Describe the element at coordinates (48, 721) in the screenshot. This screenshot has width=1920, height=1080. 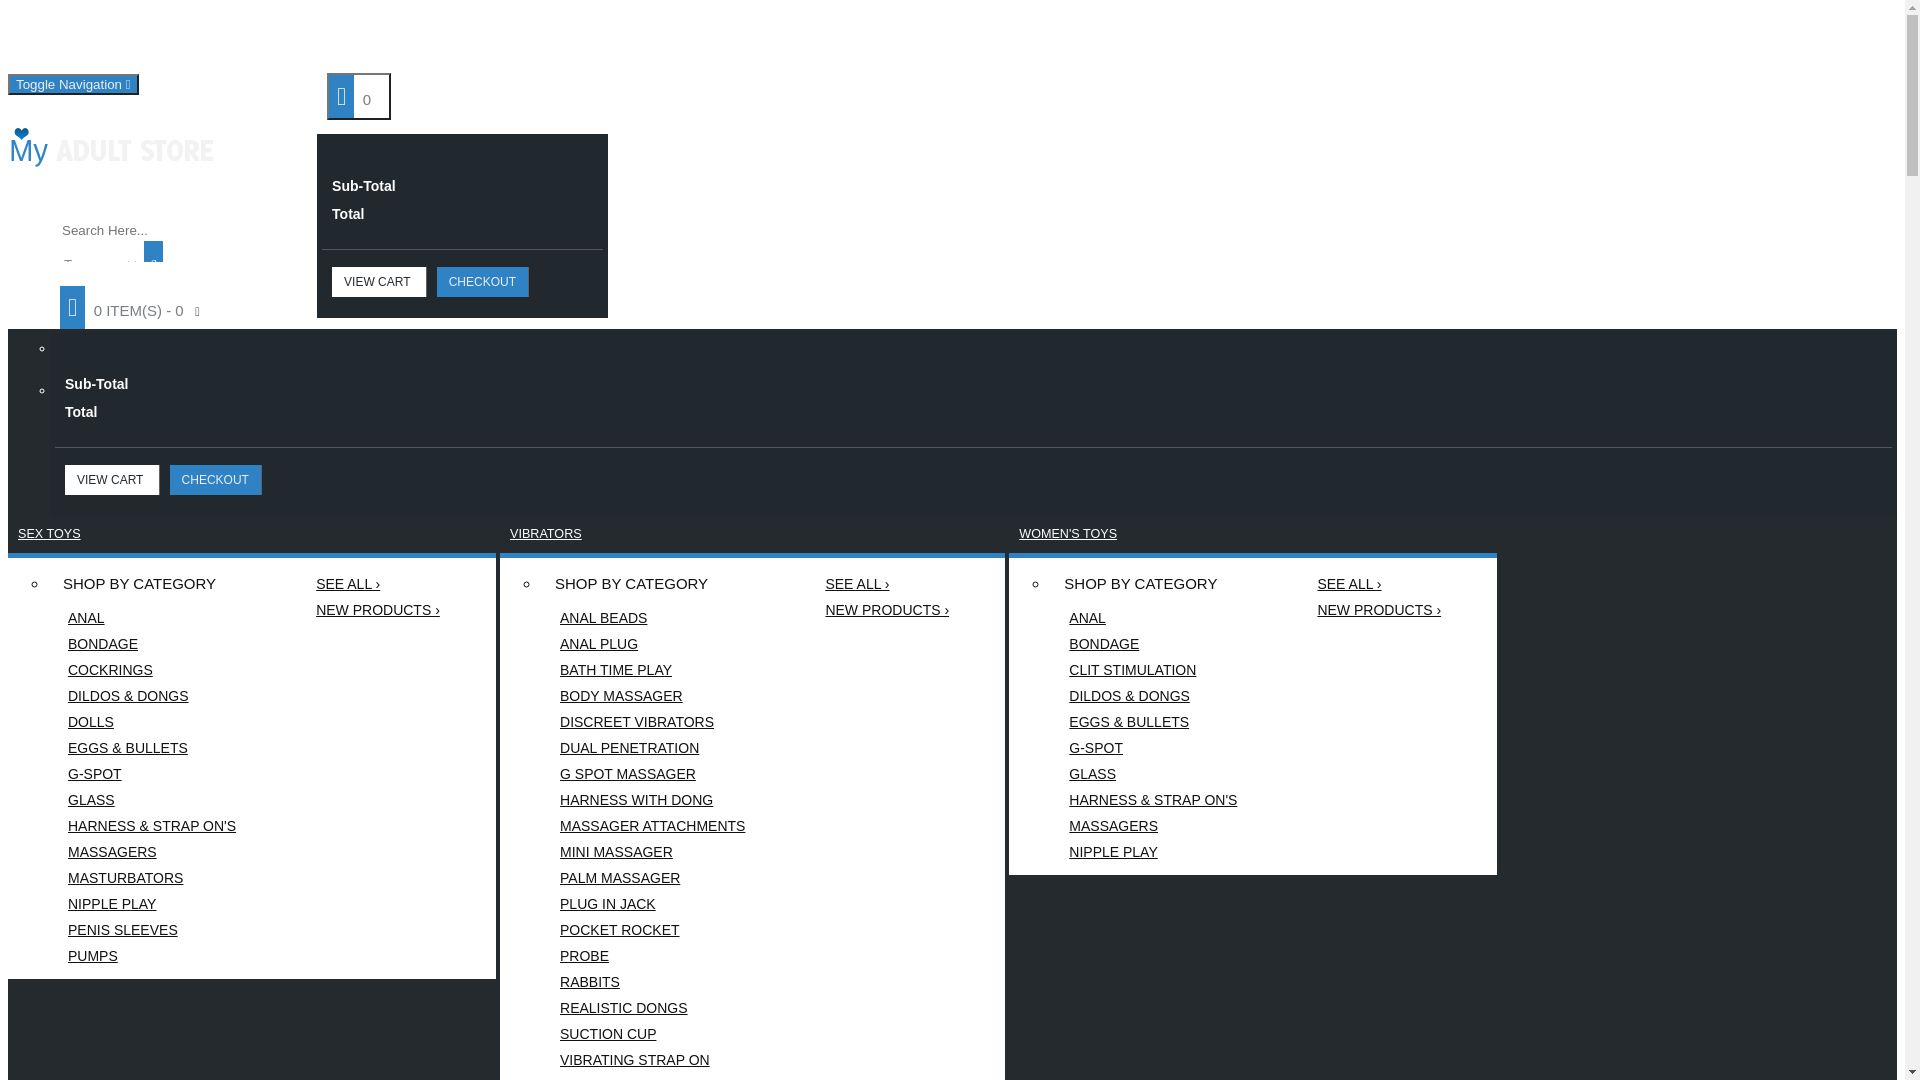
I see `'DOLLS'` at that location.